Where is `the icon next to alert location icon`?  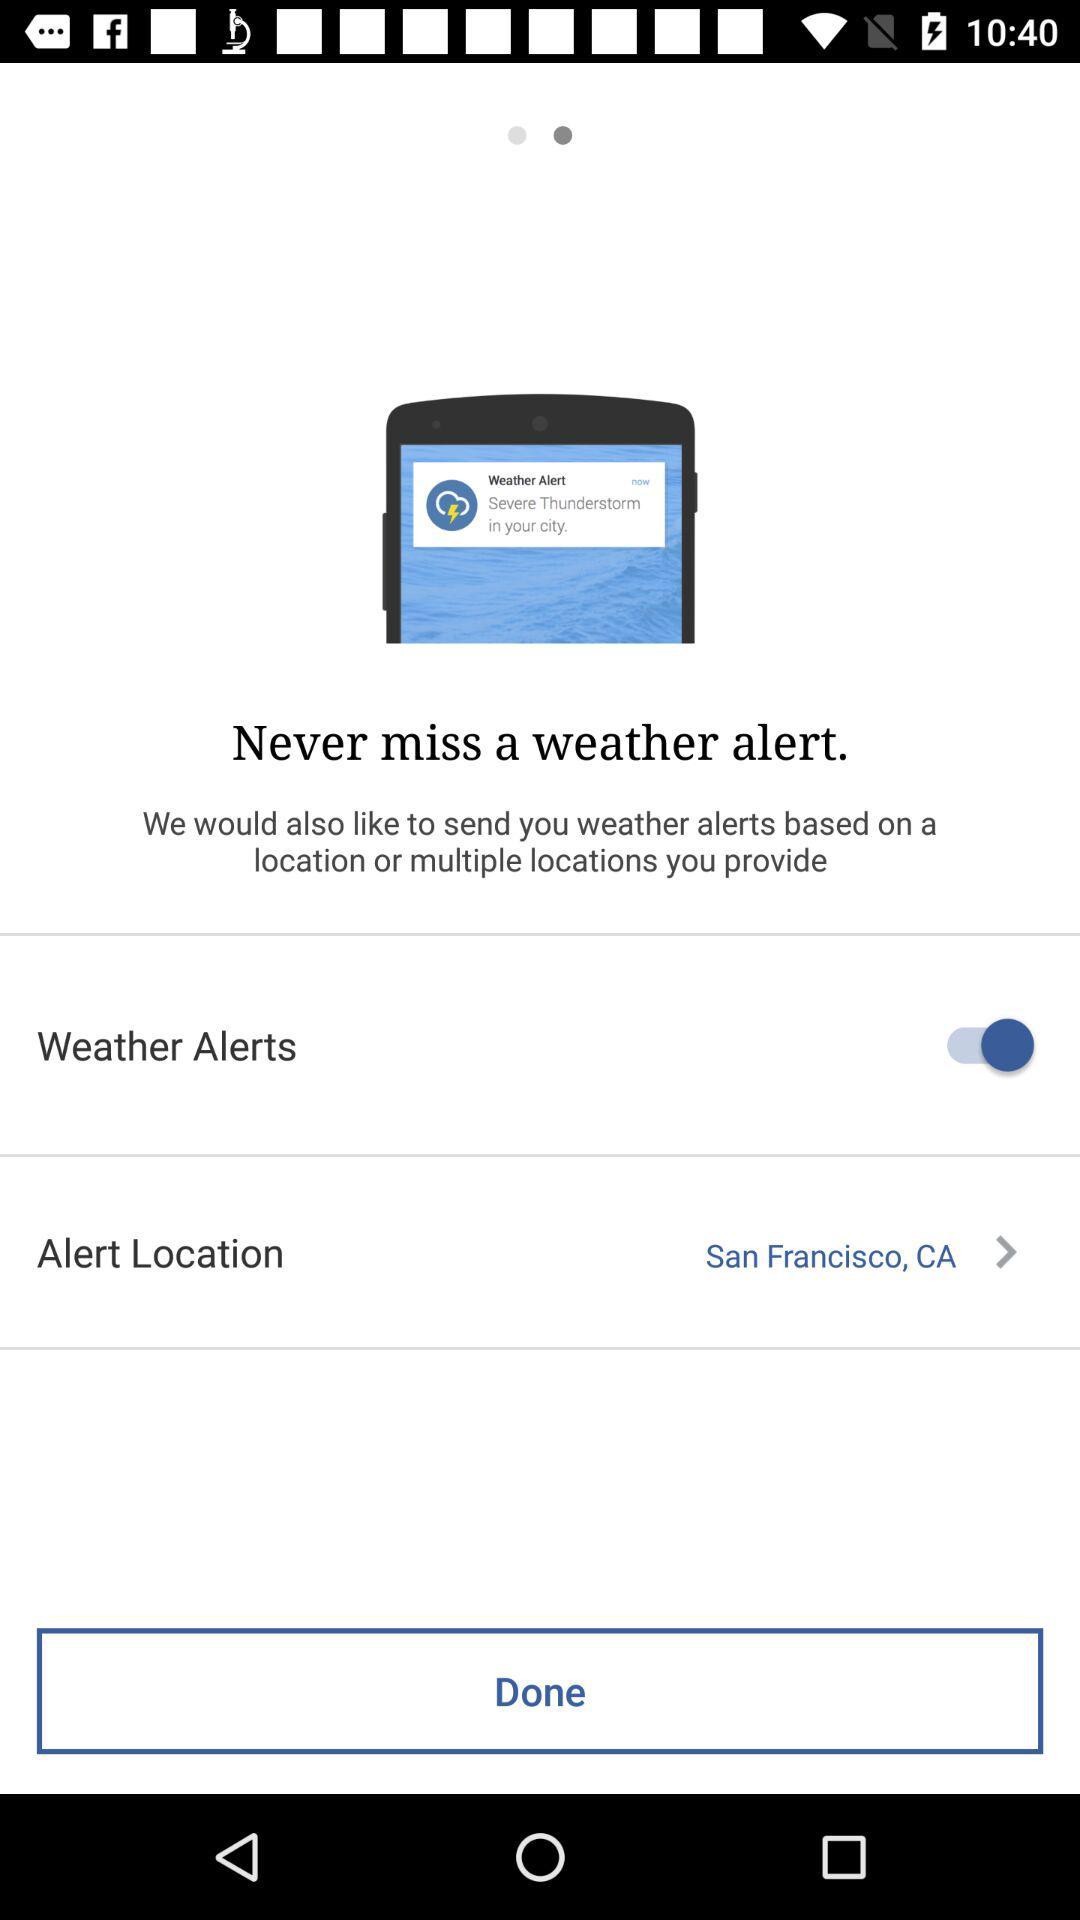
the icon next to alert location icon is located at coordinates (860, 1254).